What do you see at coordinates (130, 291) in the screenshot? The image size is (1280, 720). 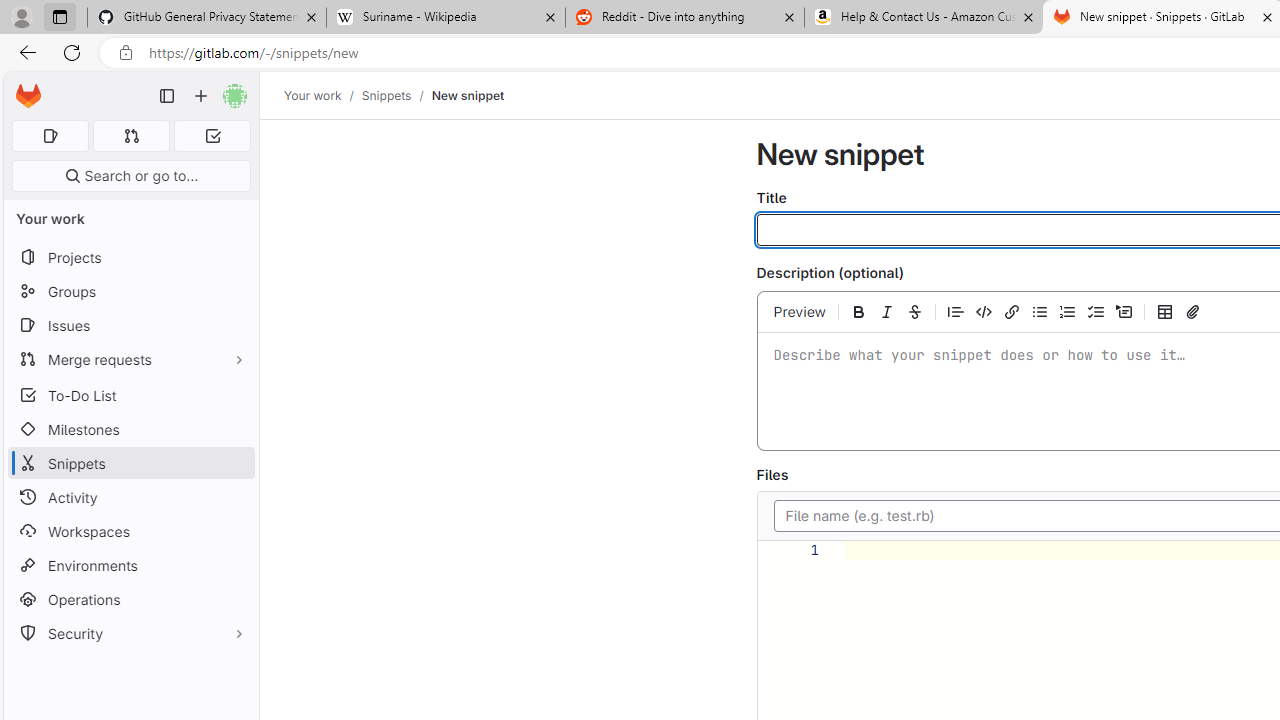 I see `'Groups'` at bounding box center [130, 291].